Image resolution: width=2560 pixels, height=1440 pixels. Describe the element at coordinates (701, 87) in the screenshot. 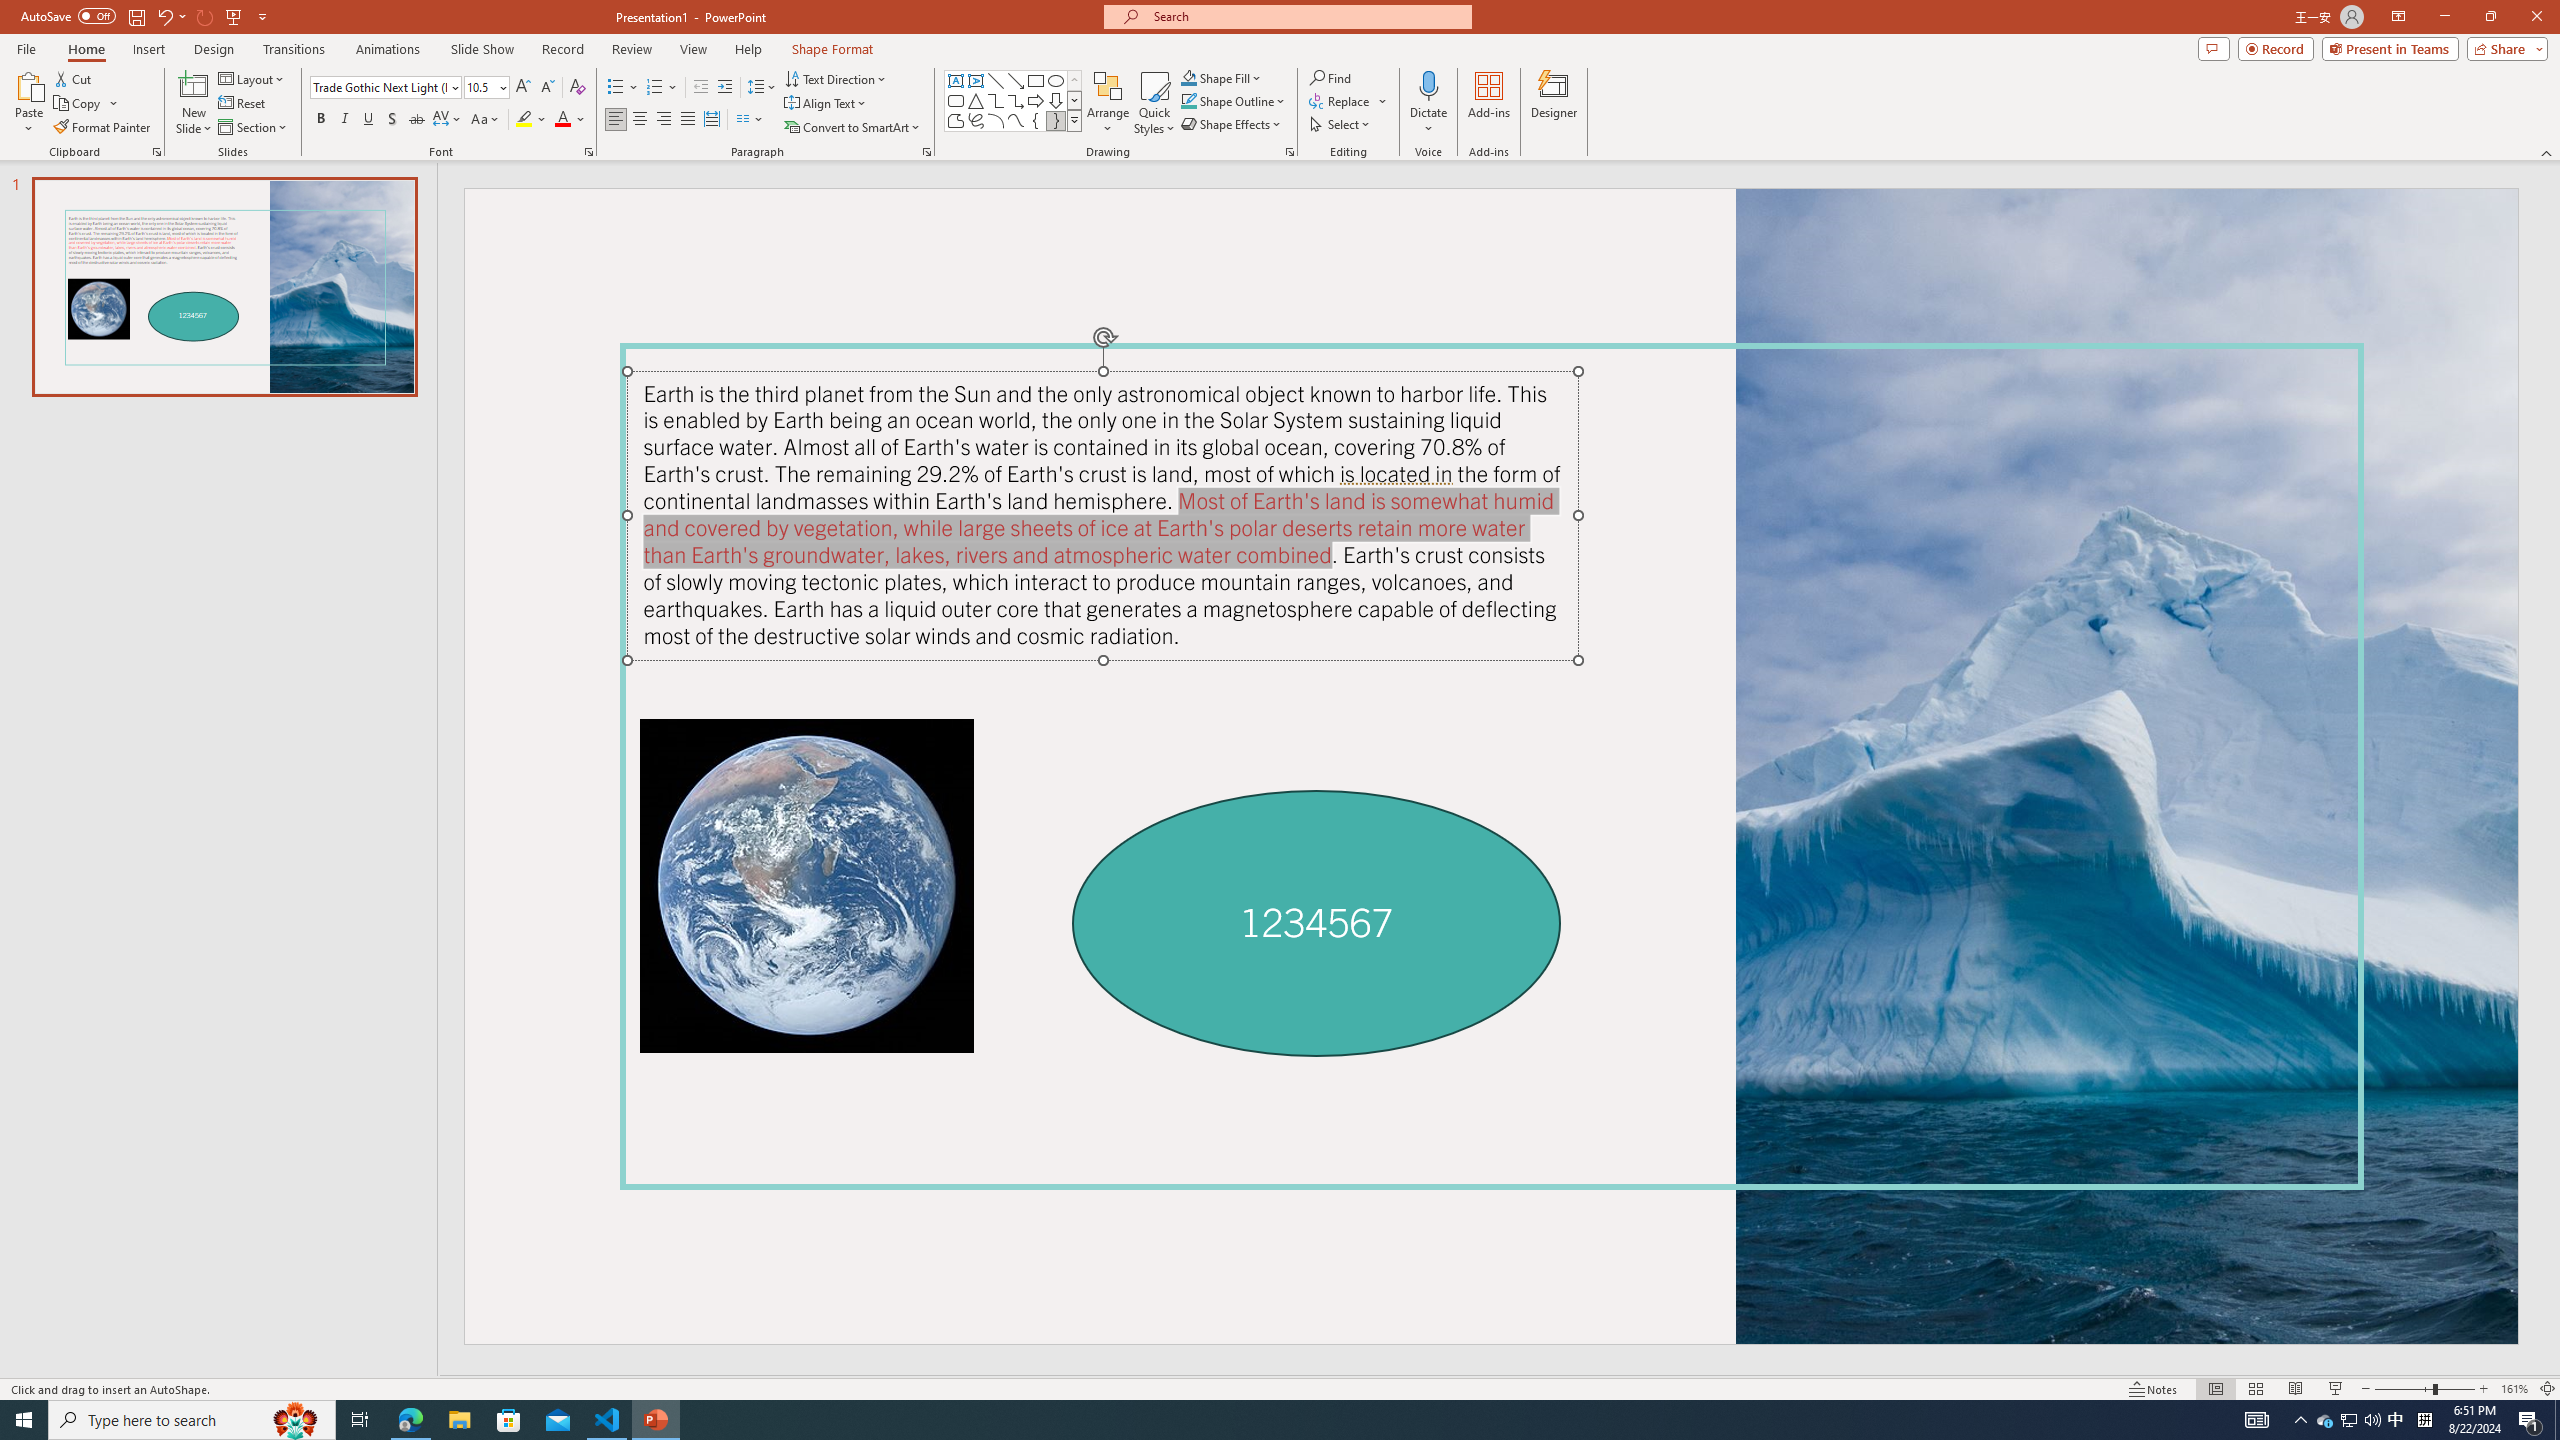

I see `'Decrease Indent'` at that location.